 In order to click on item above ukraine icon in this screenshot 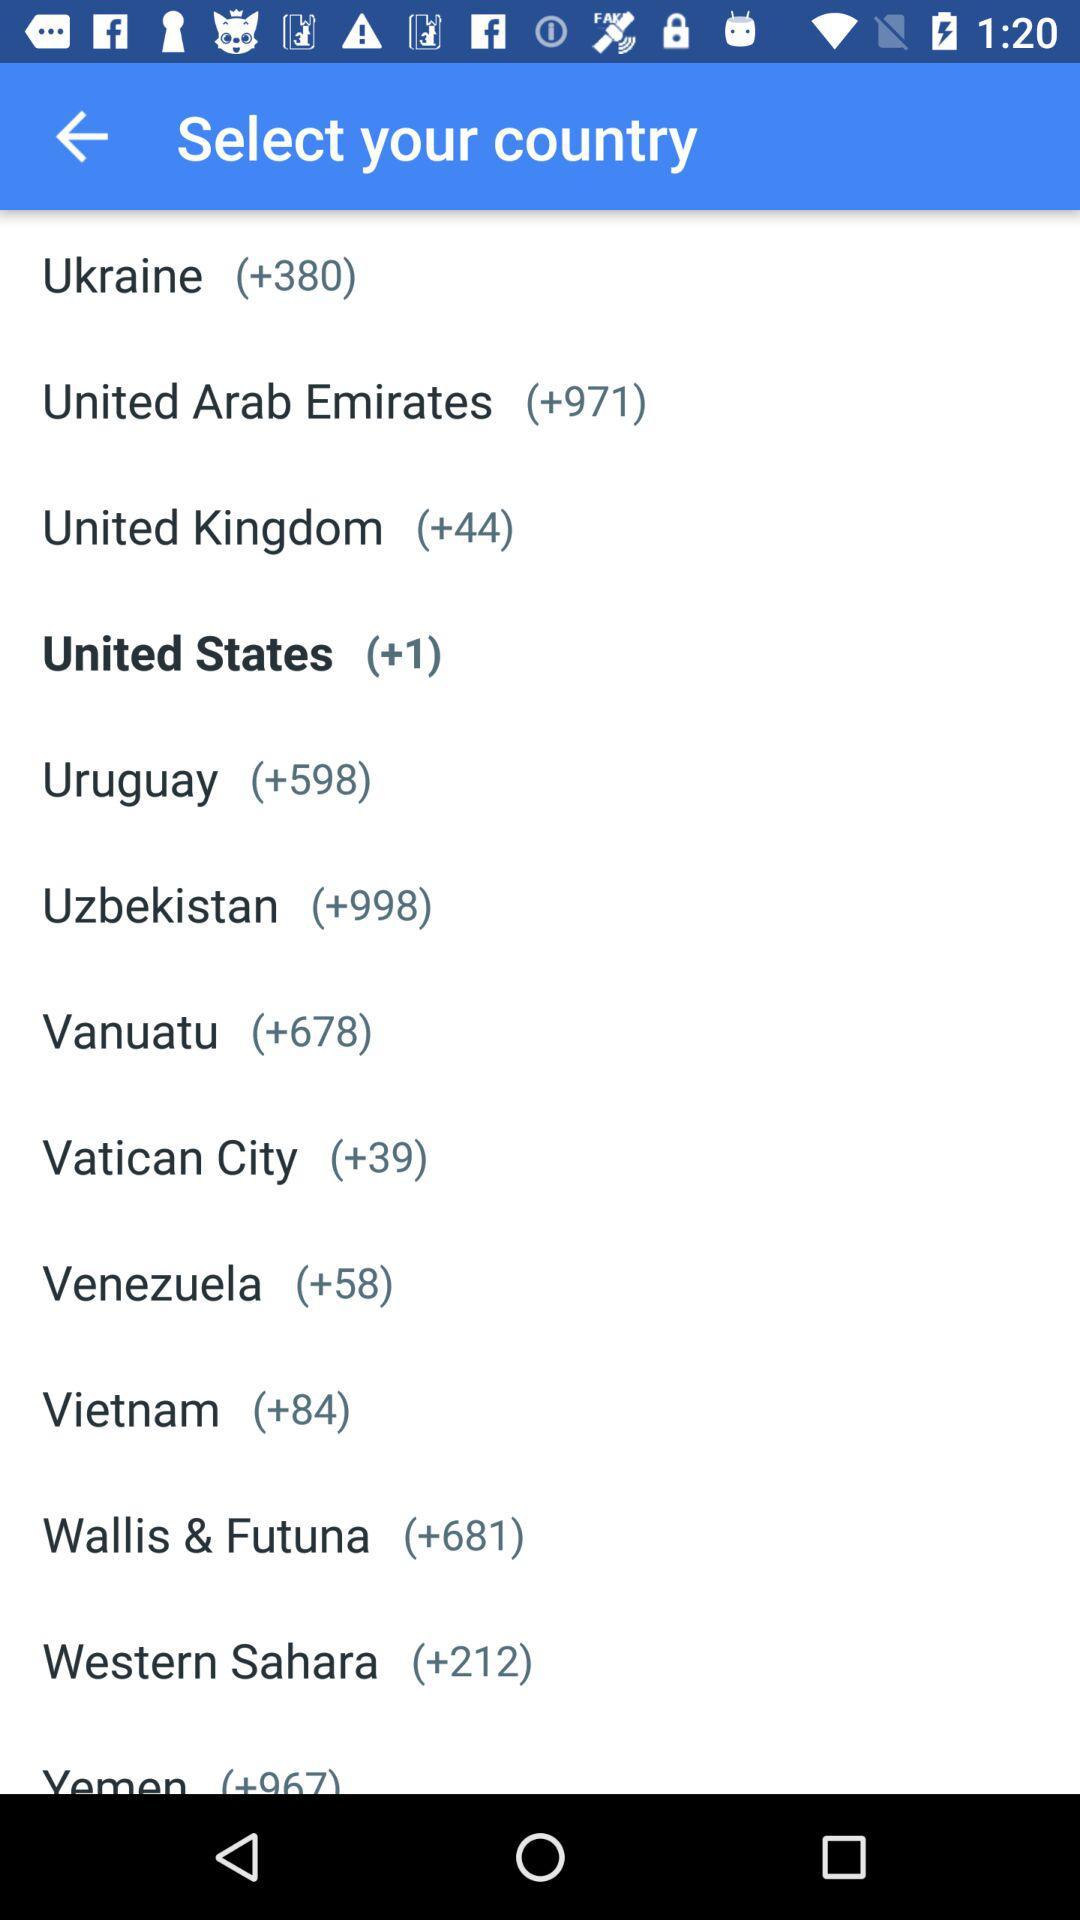, I will do `click(80, 135)`.